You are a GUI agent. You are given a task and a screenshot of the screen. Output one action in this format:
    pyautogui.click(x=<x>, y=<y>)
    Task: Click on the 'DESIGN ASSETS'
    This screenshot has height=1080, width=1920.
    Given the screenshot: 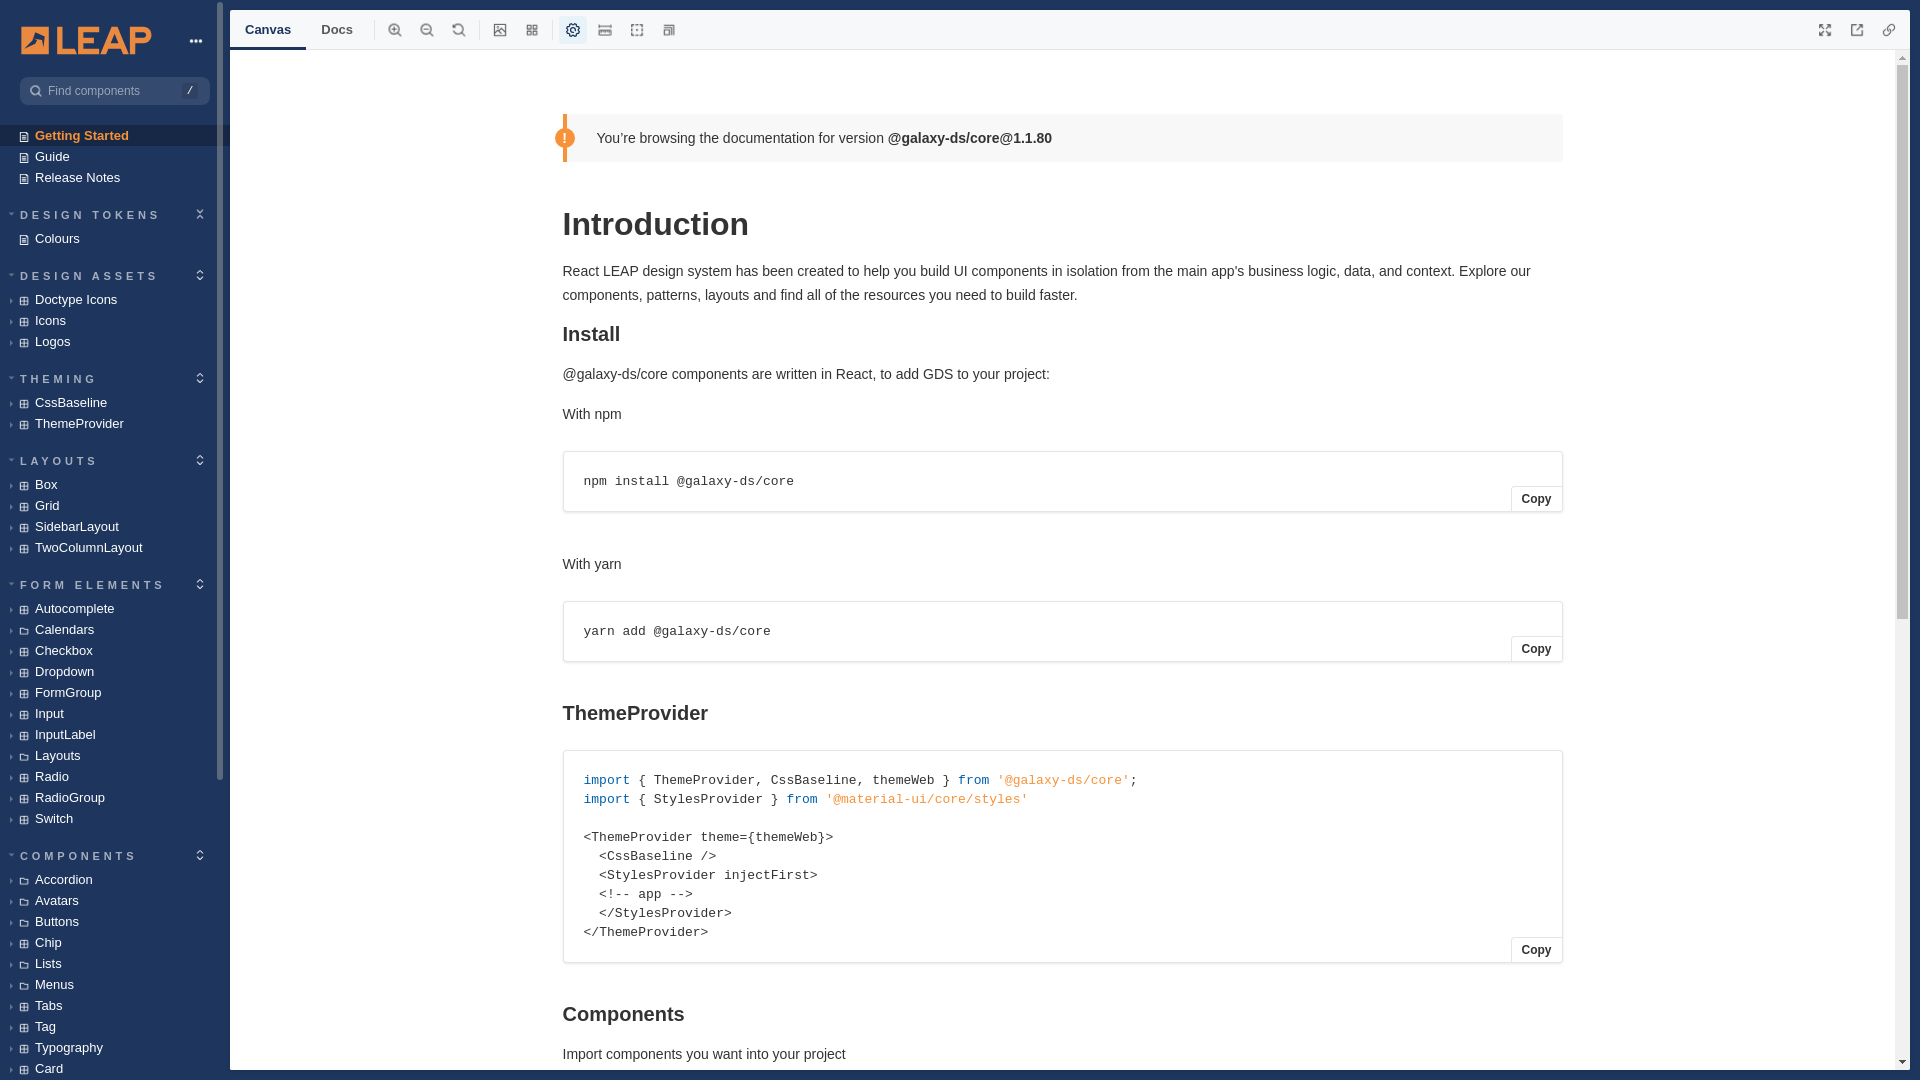 What is the action you would take?
    pyautogui.click(x=84, y=274)
    